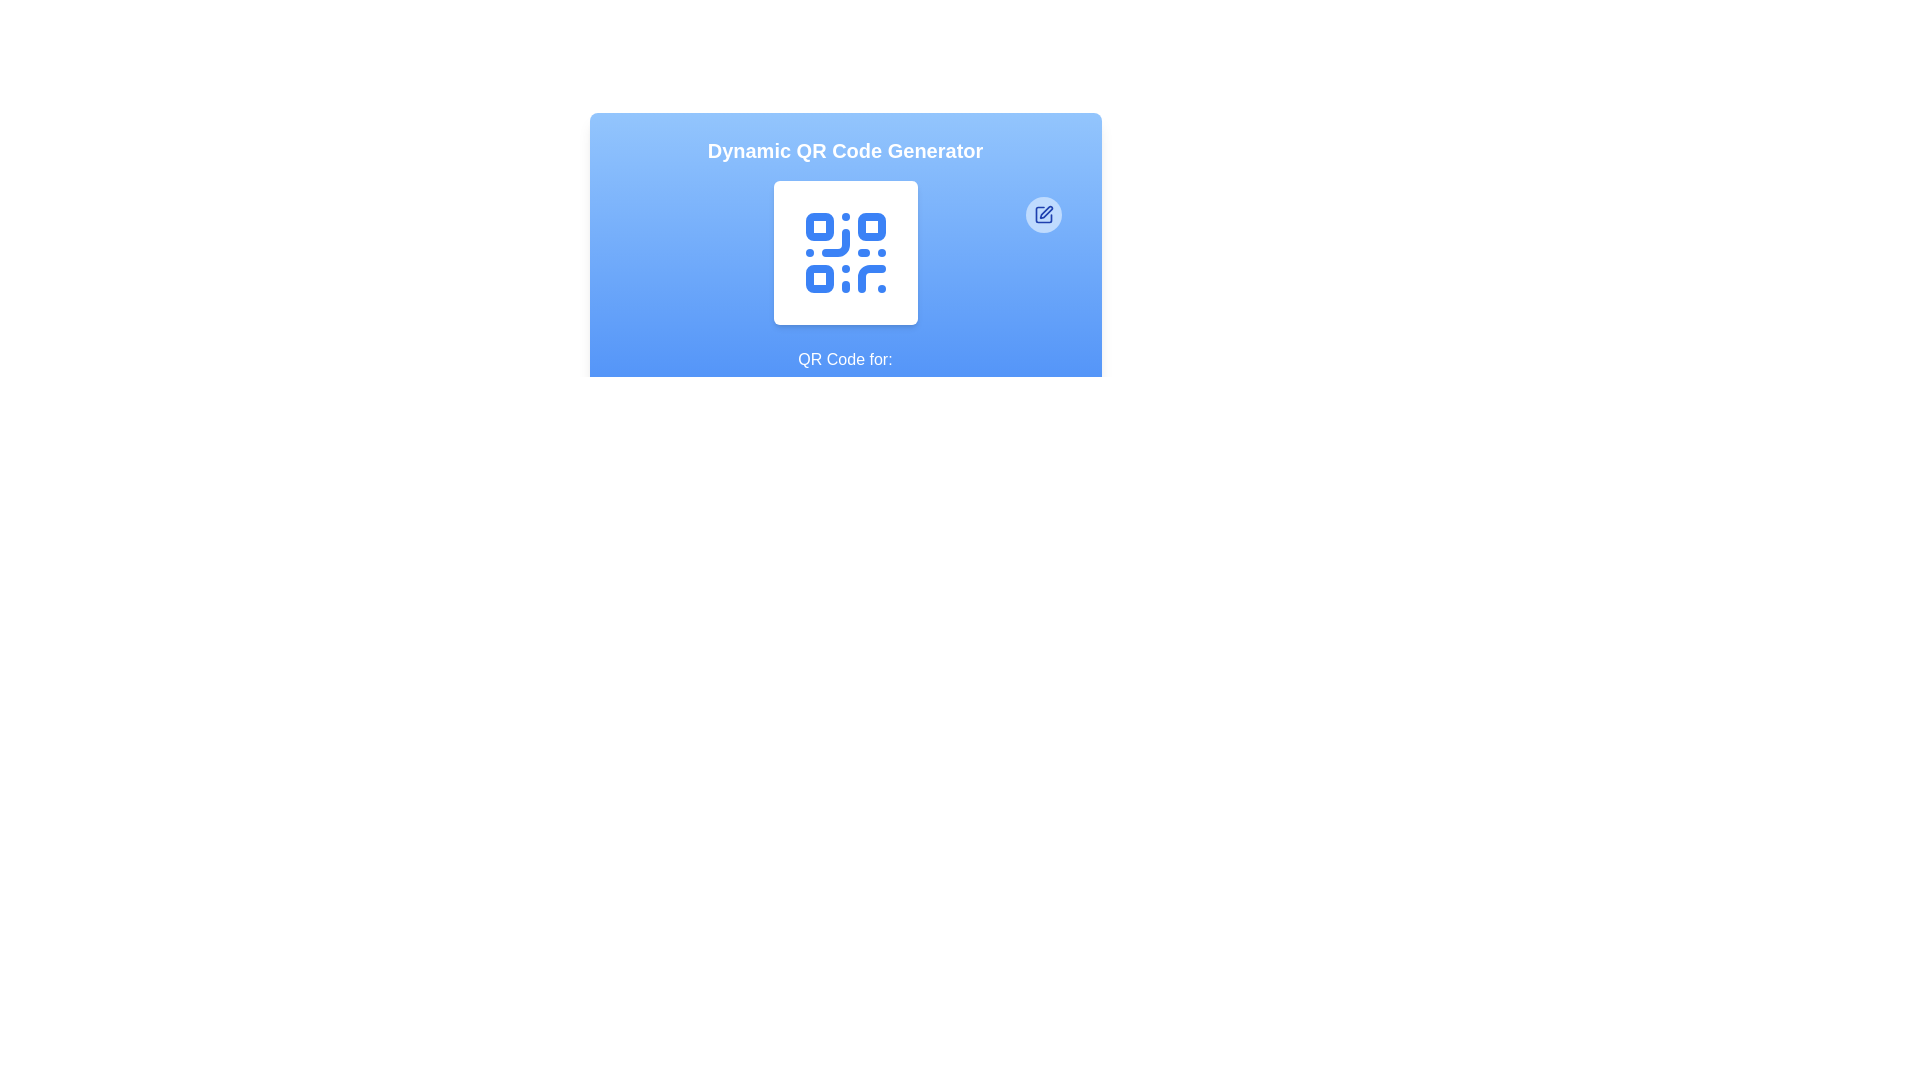 This screenshot has height=1080, width=1920. Describe the element at coordinates (1042, 215) in the screenshot. I see `the circular blue-bordered button with a pen icon in the top-right corner of the 'Dynamic QR Code Generator' card` at that location.